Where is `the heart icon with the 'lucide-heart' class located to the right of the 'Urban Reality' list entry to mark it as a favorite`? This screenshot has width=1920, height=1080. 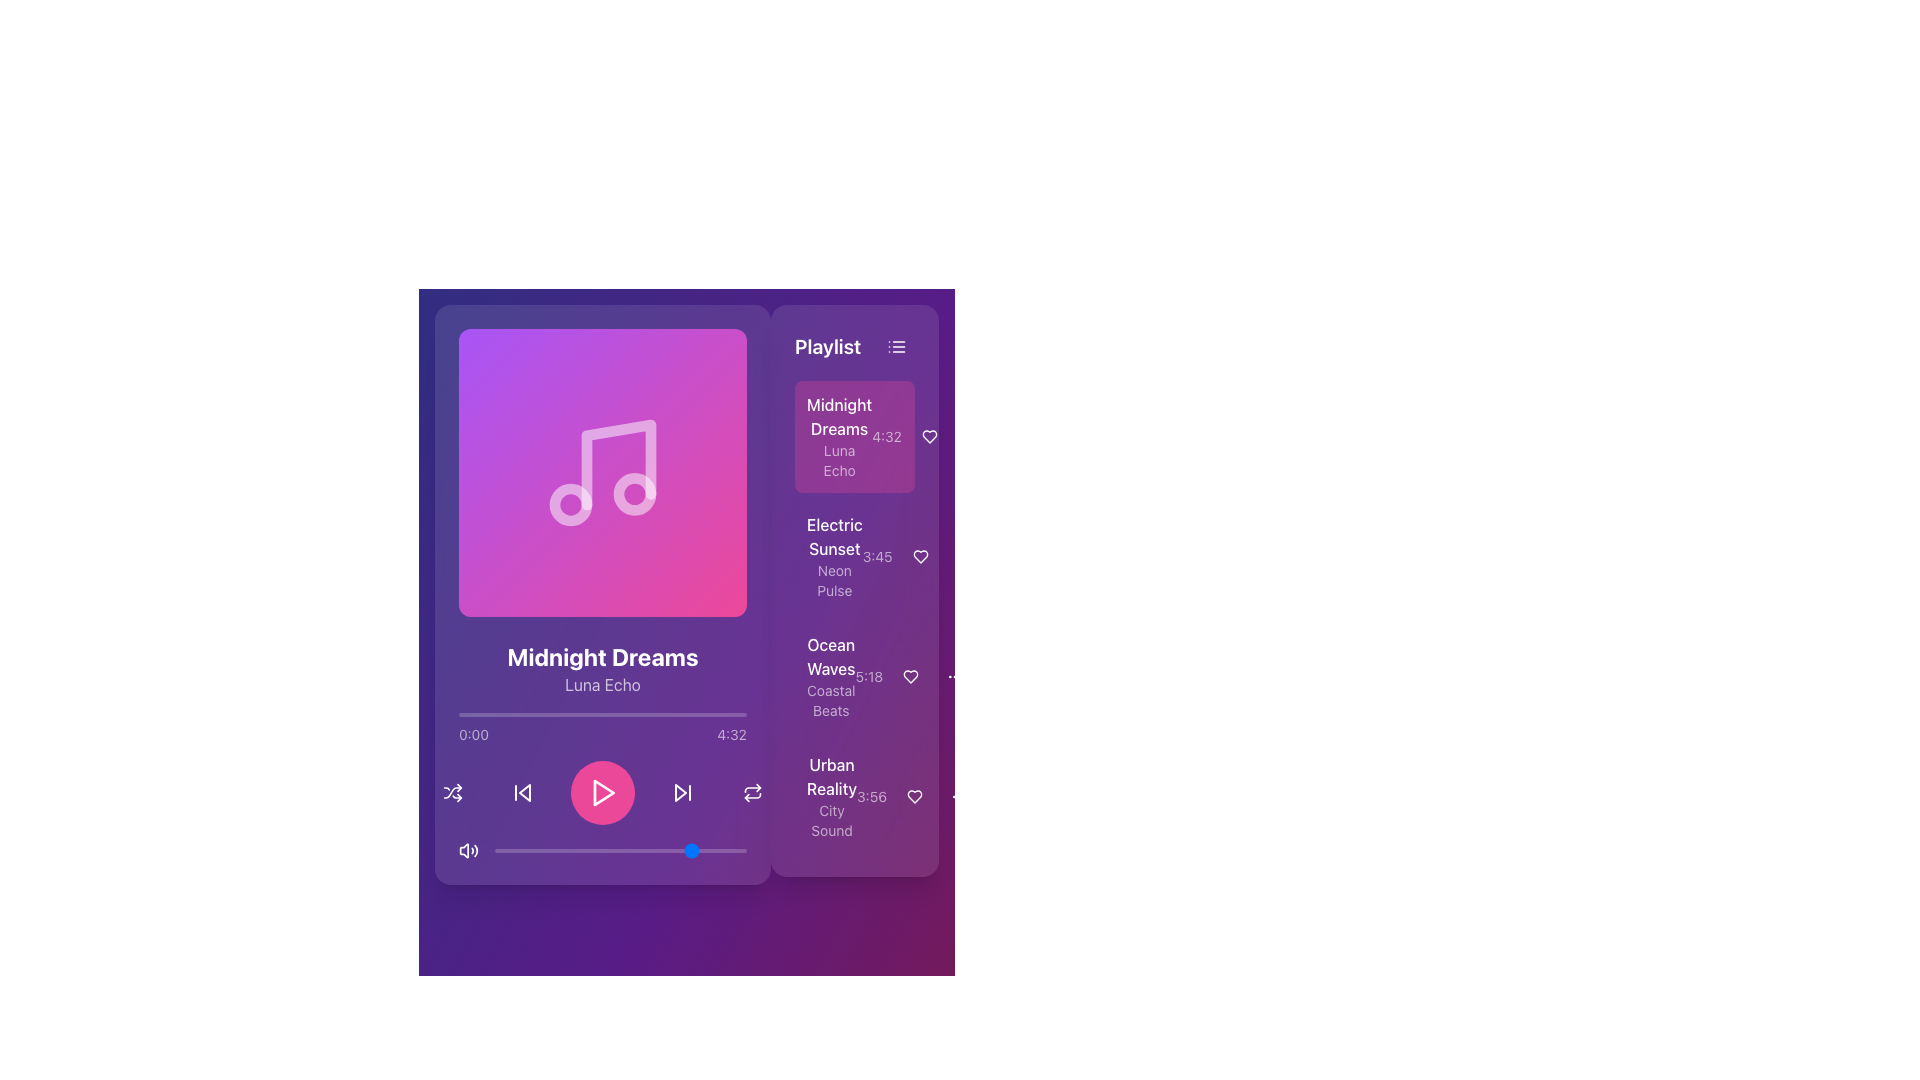
the heart icon with the 'lucide-heart' class located to the right of the 'Urban Reality' list entry to mark it as a favorite is located at coordinates (914, 796).